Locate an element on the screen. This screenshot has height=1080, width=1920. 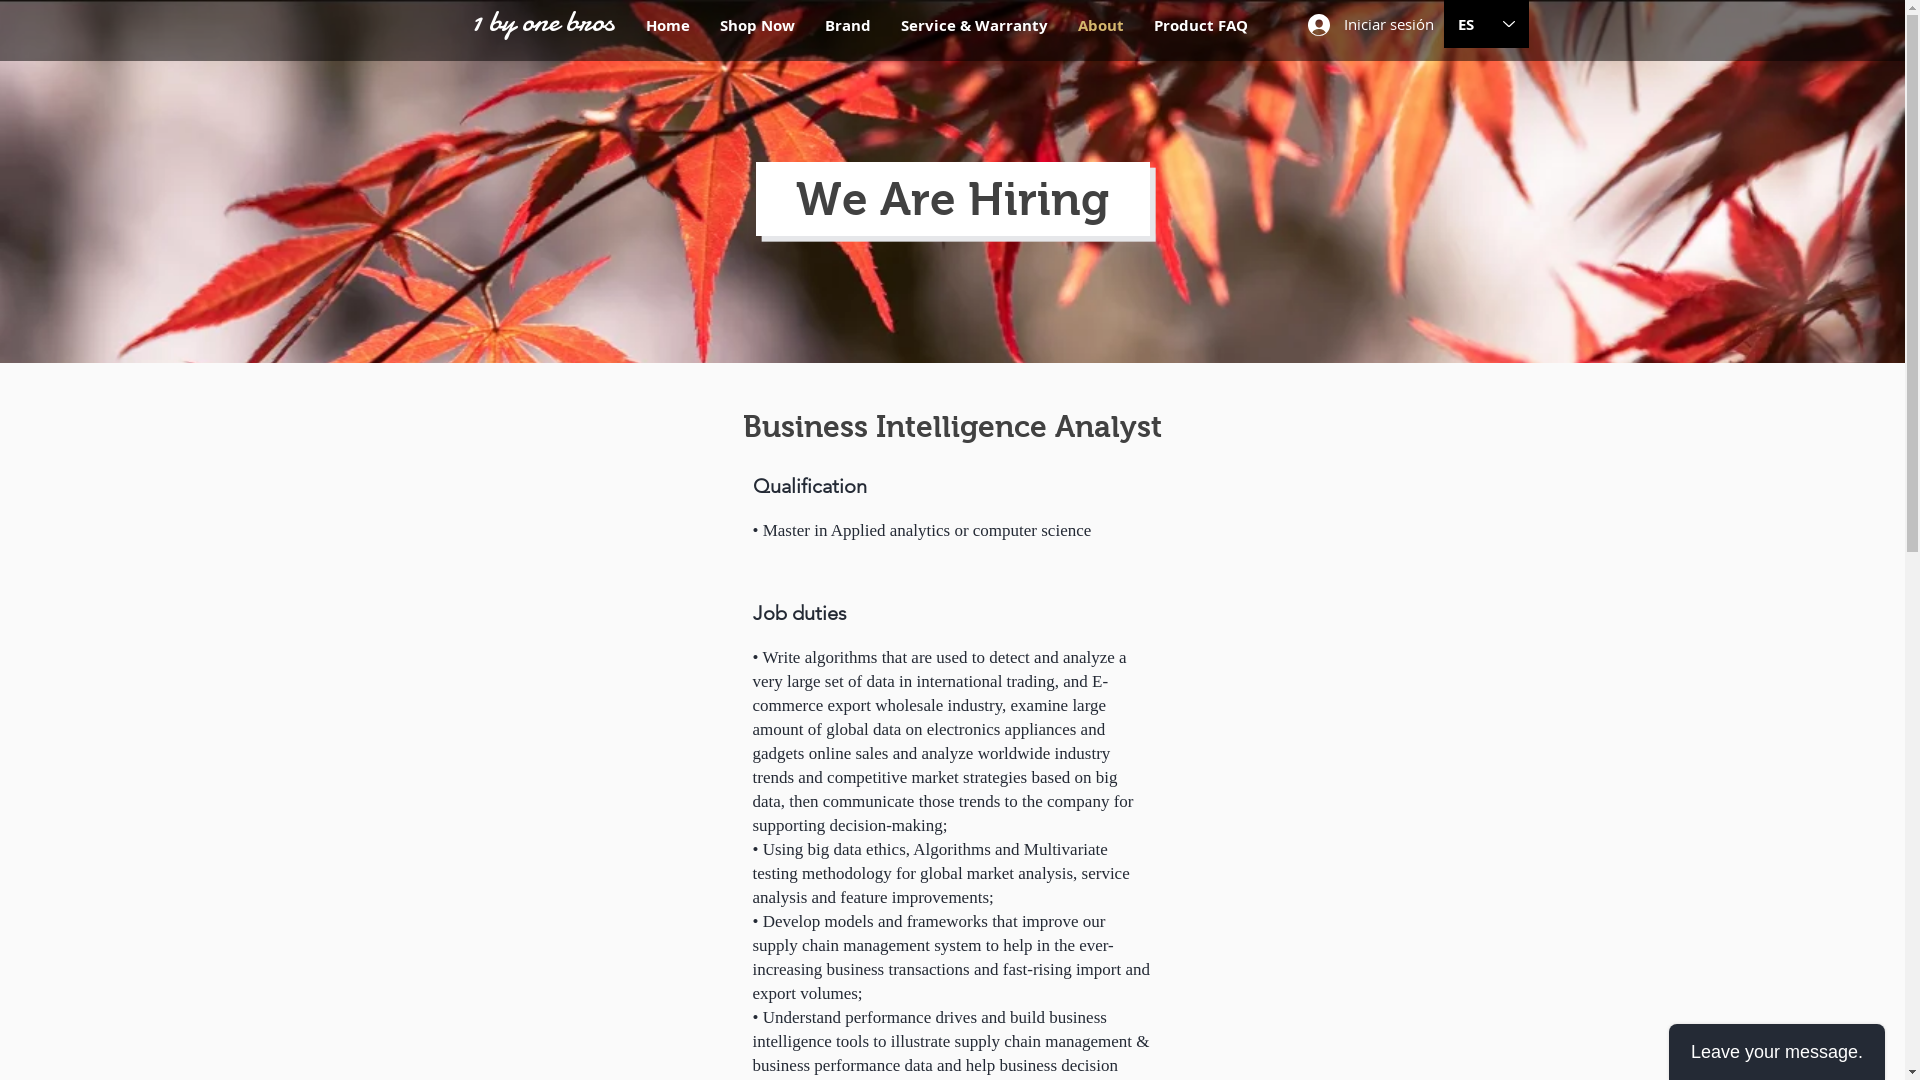
'About' is located at coordinates (1098, 26).